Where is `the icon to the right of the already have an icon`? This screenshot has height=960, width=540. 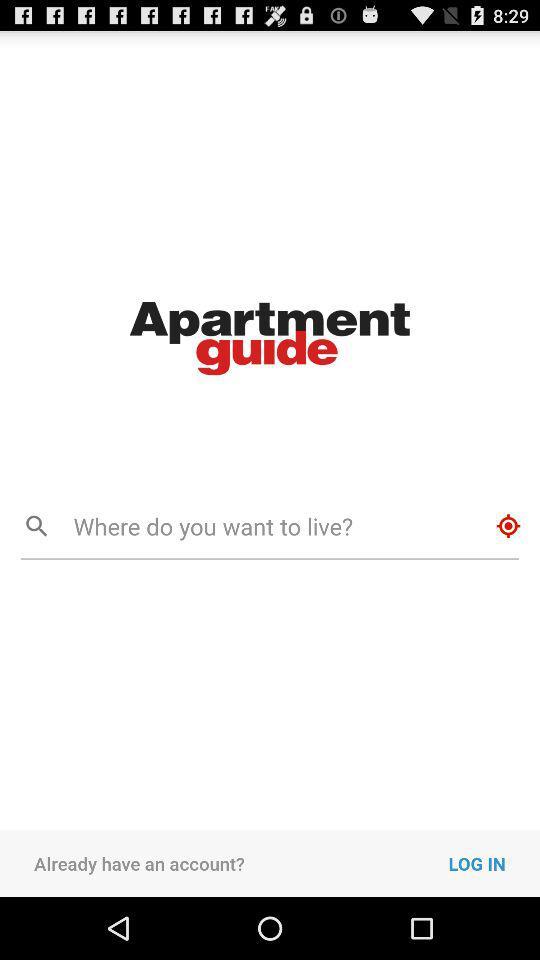
the icon to the right of the already have an icon is located at coordinates (493, 862).